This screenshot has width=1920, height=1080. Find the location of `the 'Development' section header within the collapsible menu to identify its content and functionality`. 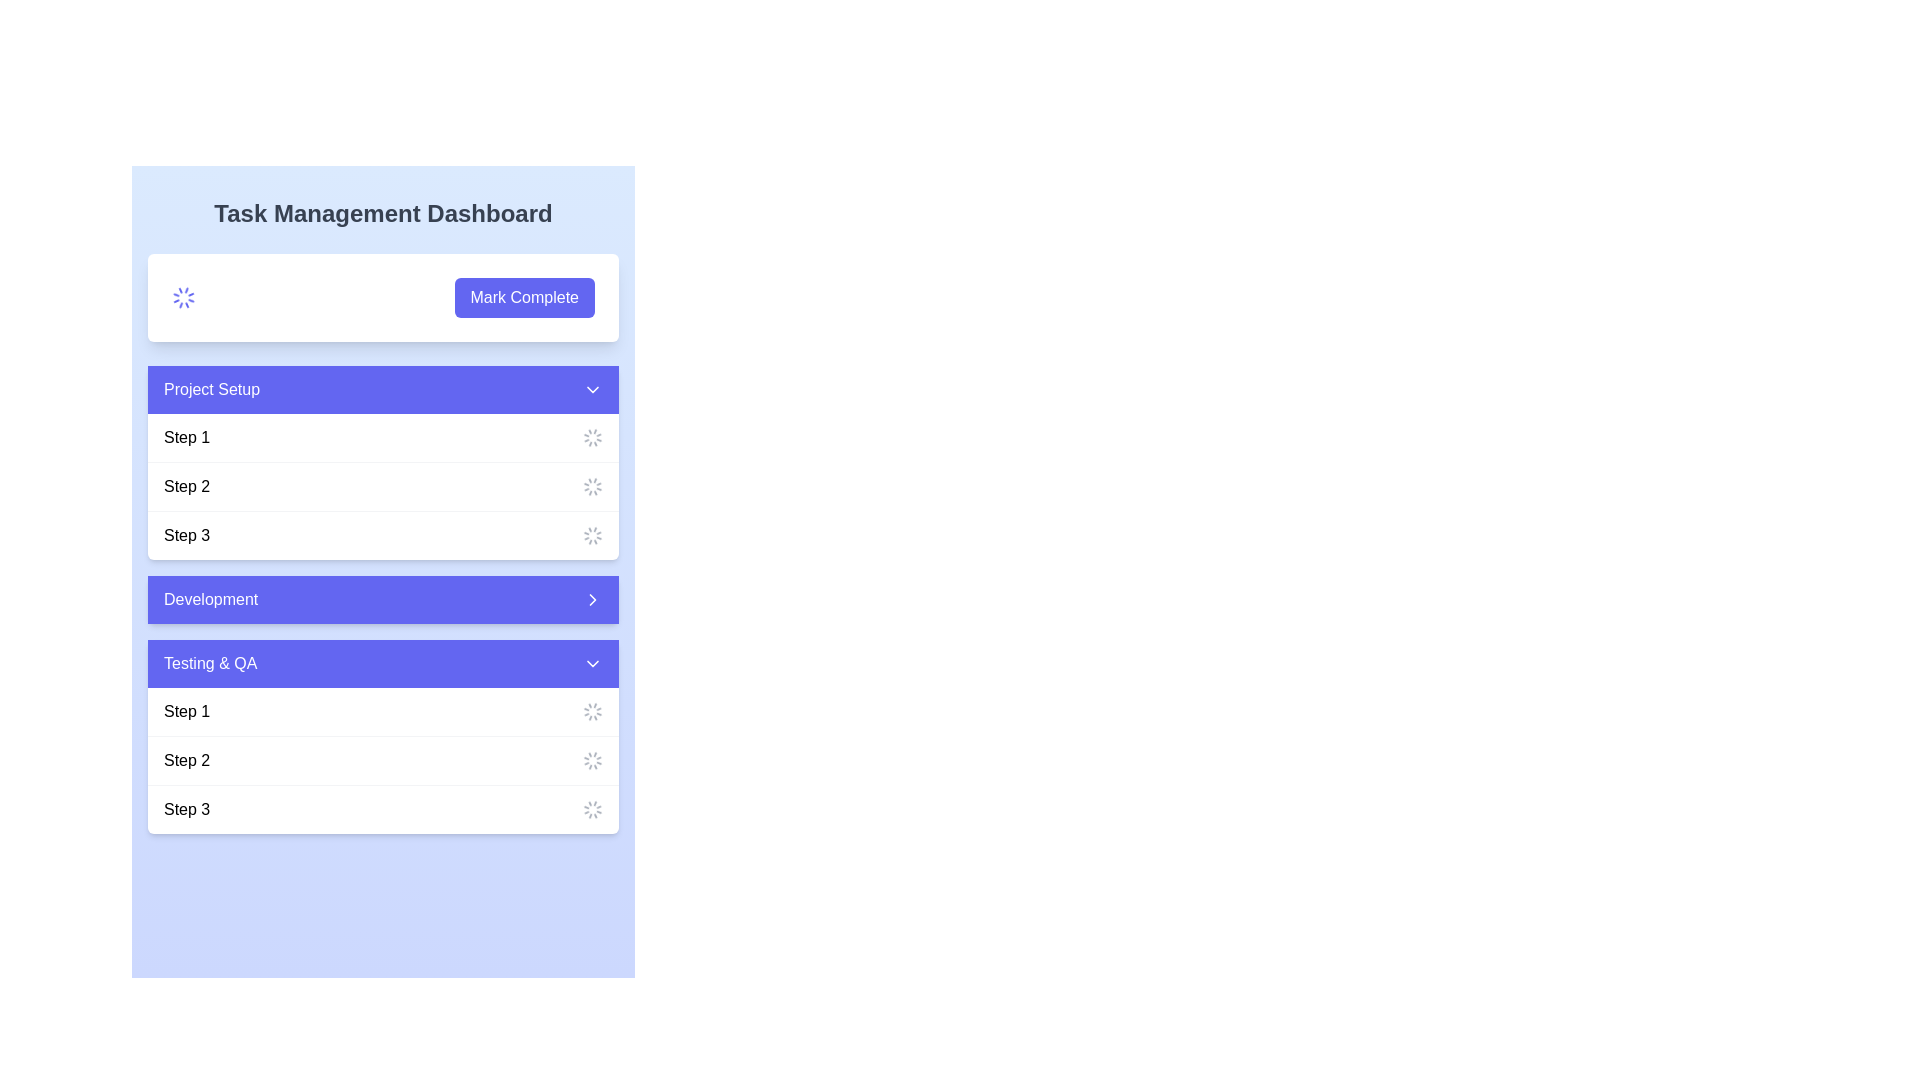

the 'Development' section header within the collapsible menu to identify its content and functionality is located at coordinates (211, 599).